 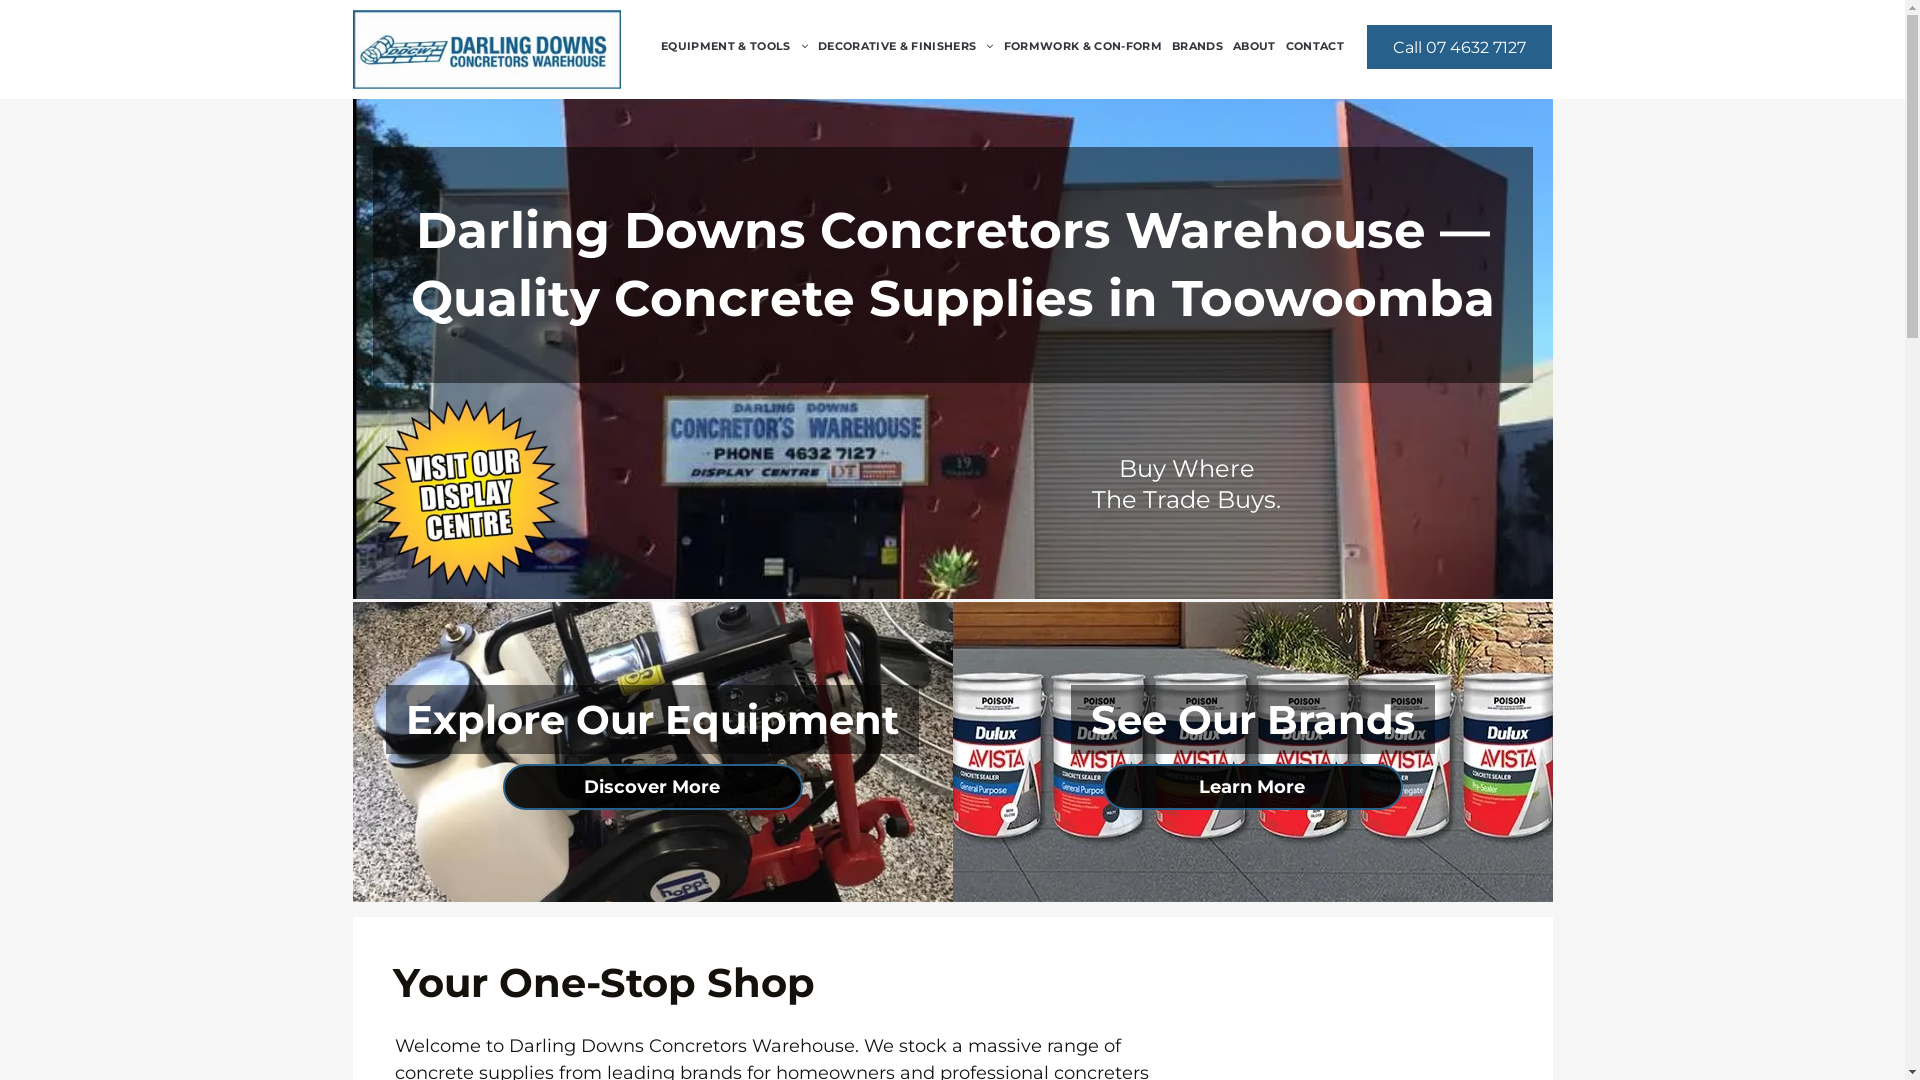 I want to click on 'Discover More', so click(x=652, y=785).